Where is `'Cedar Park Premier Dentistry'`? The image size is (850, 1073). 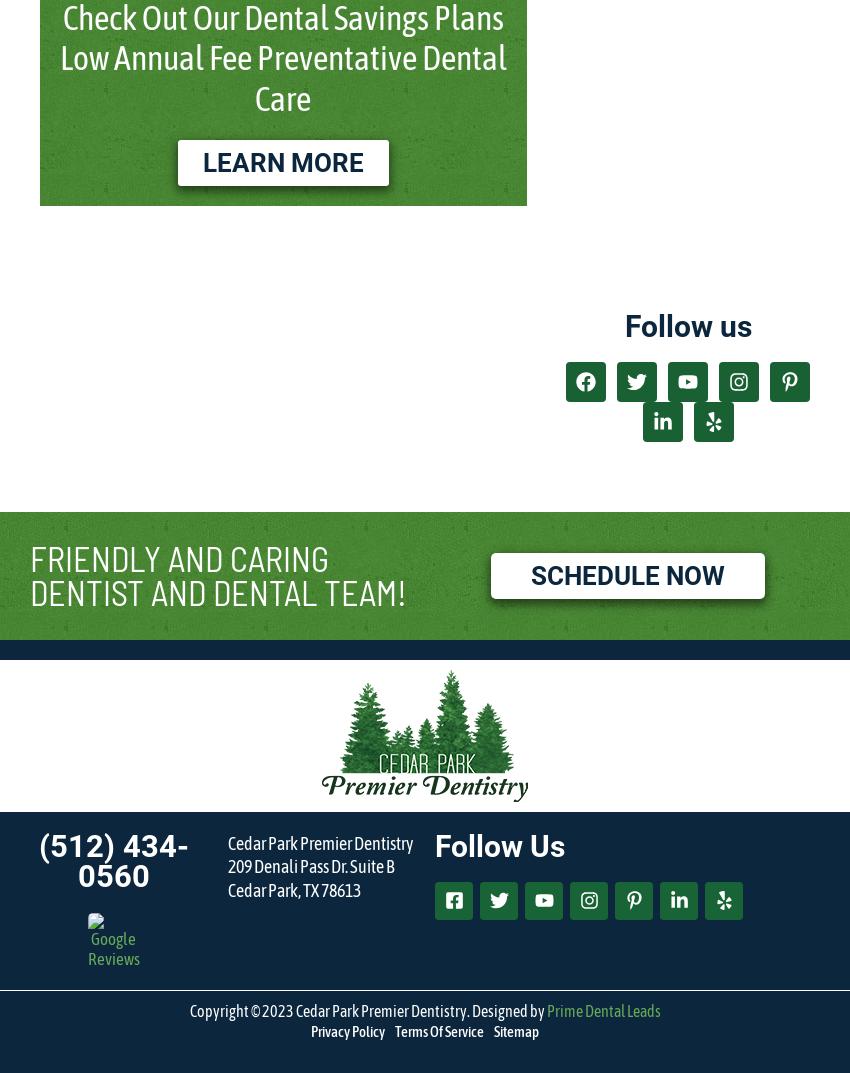
'Cedar Park Premier Dentistry' is located at coordinates (319, 841).